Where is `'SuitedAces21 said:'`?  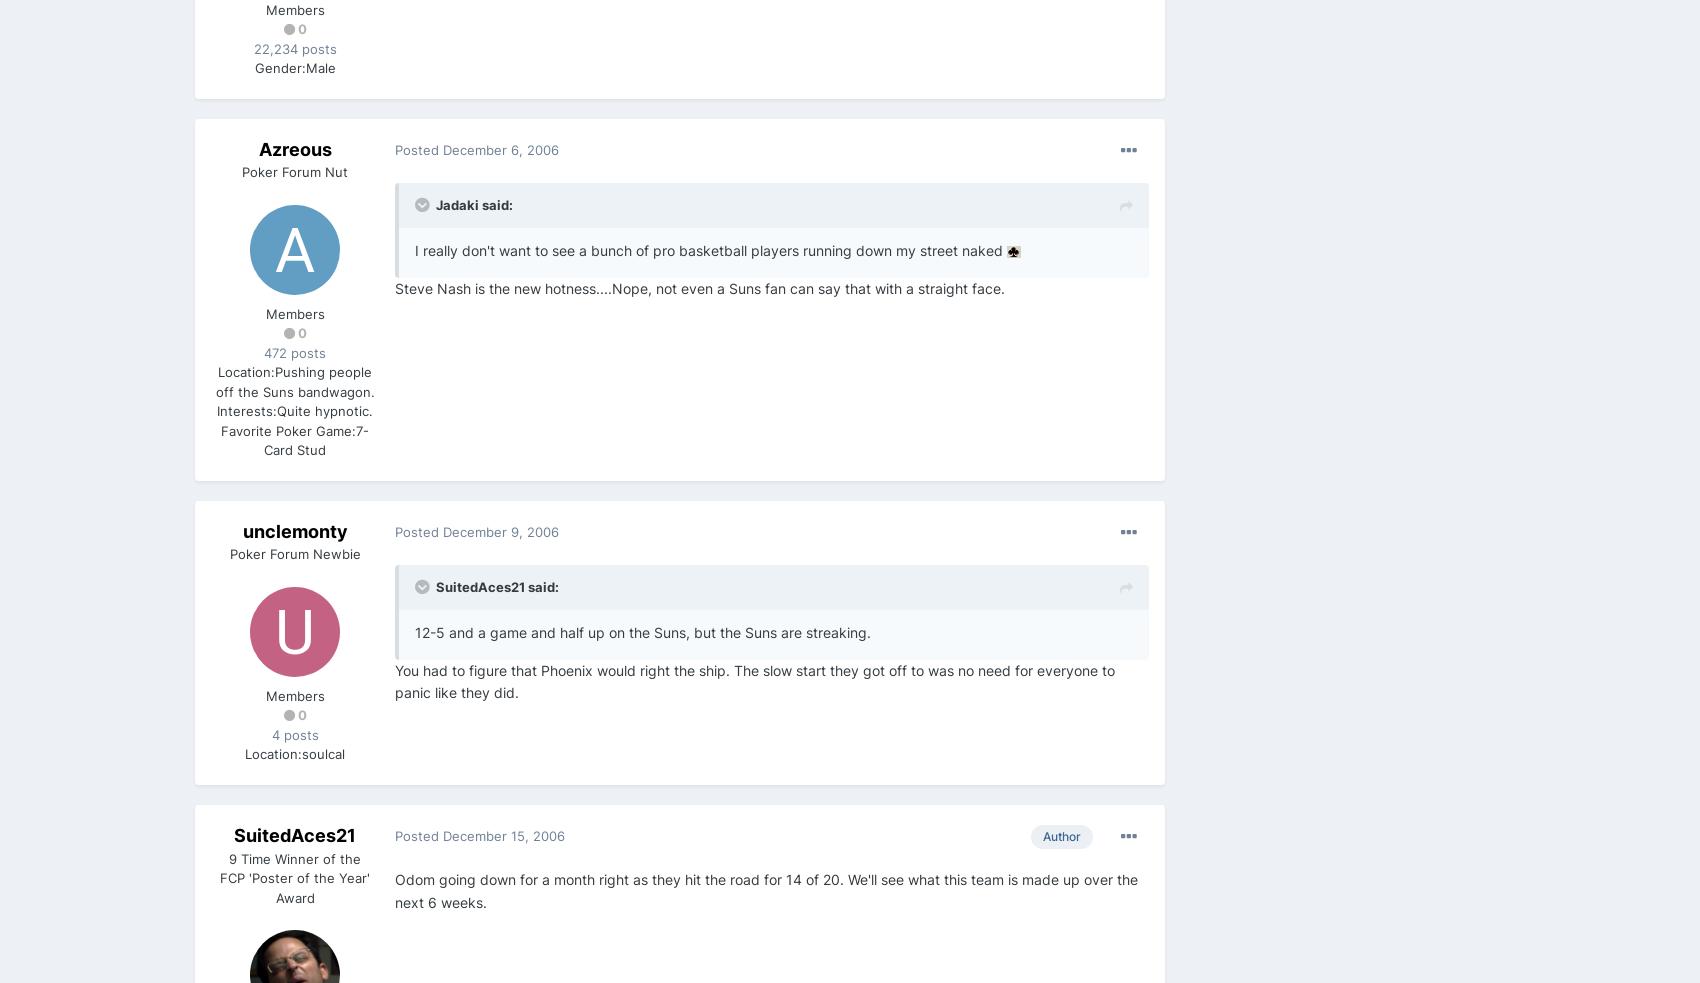
'SuitedAces21 said:' is located at coordinates (497, 585).